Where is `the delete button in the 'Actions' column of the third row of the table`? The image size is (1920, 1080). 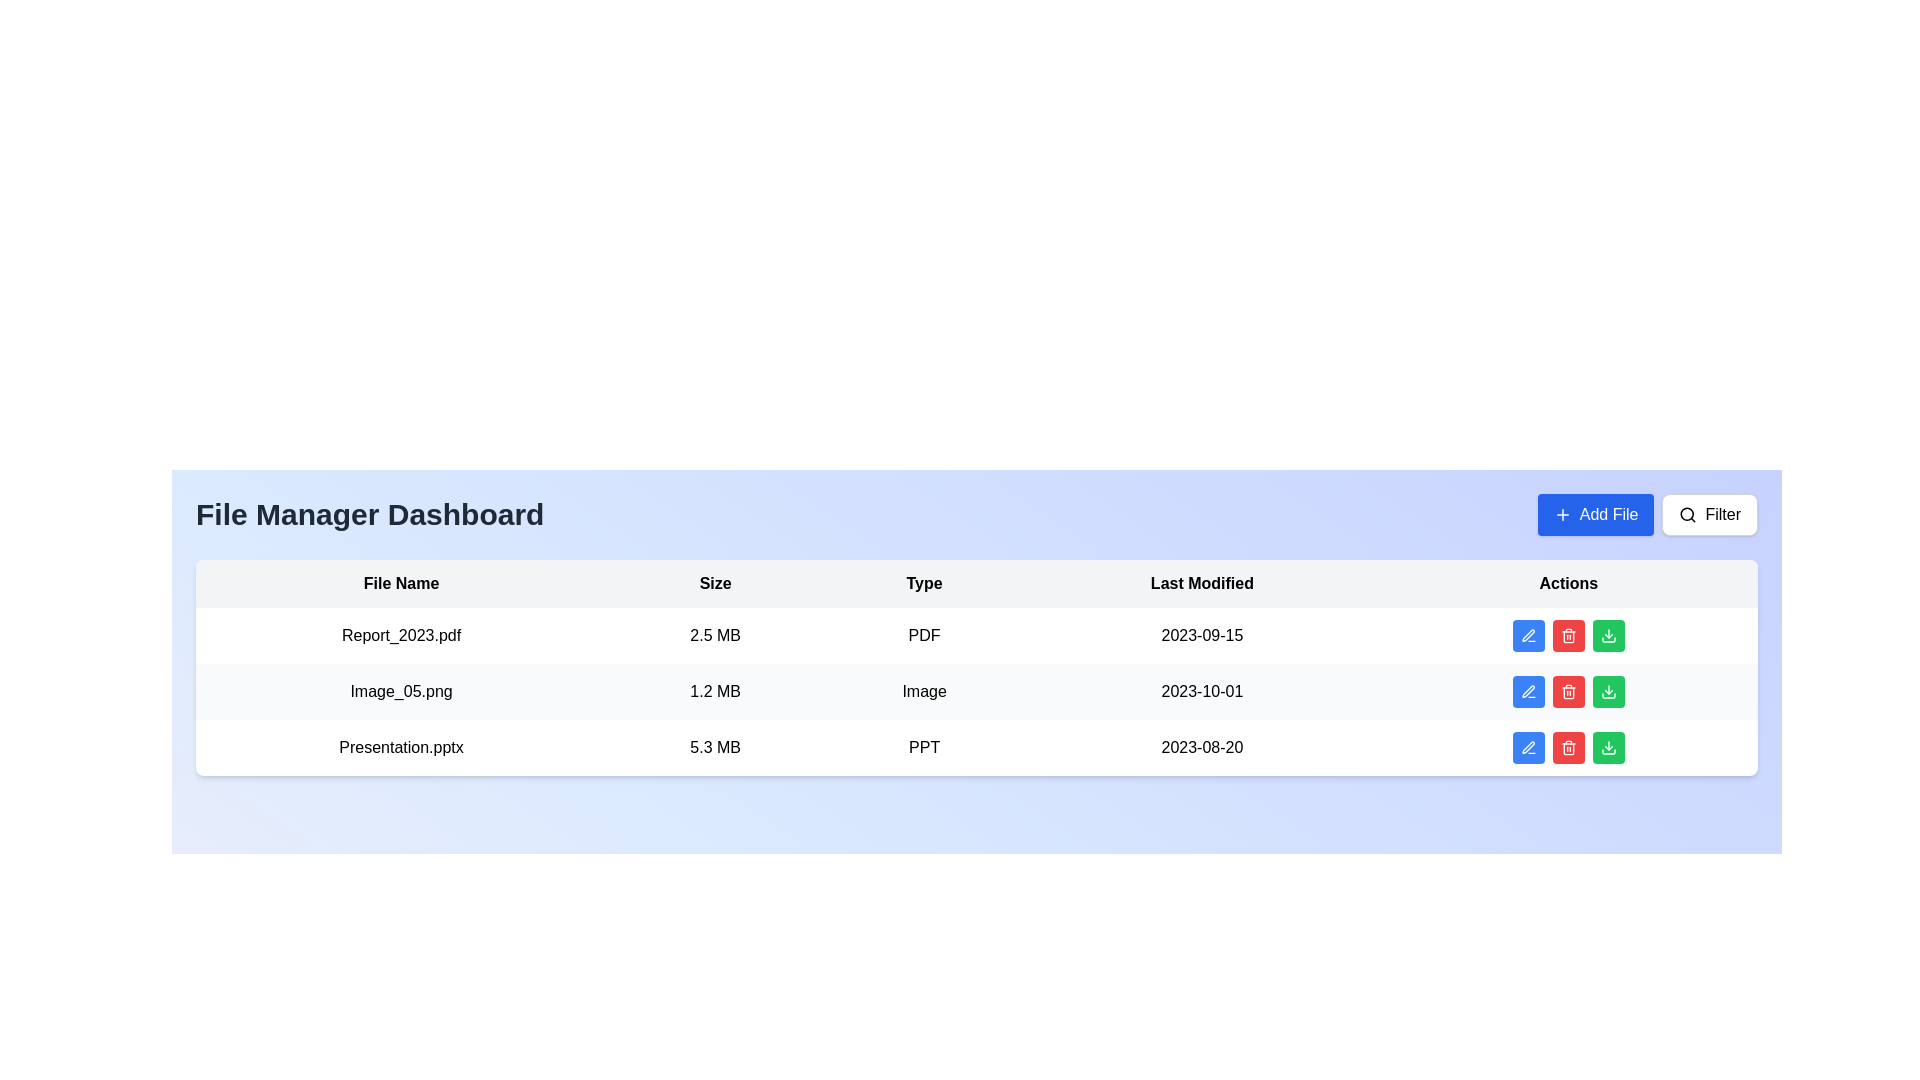
the delete button in the 'Actions' column of the third row of the table is located at coordinates (1567, 748).